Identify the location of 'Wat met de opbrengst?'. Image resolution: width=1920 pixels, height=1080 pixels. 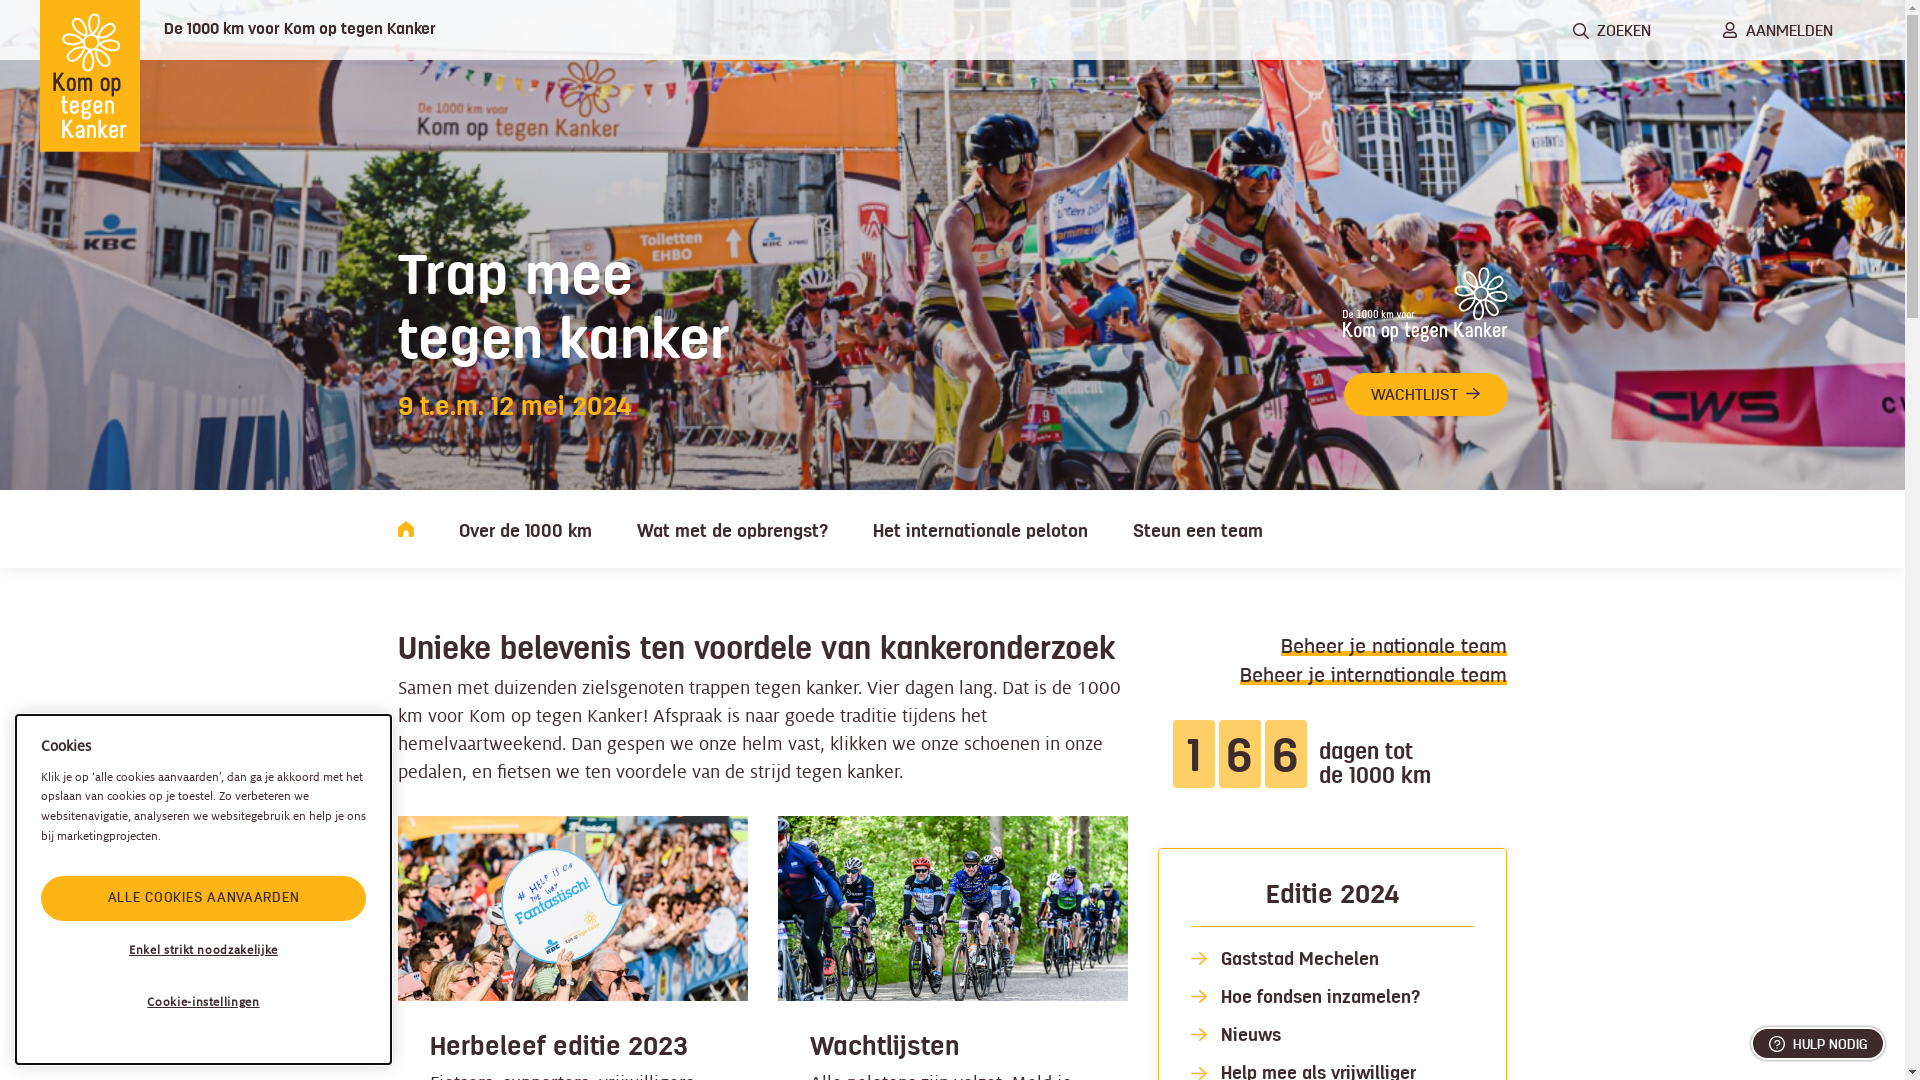
(634, 527).